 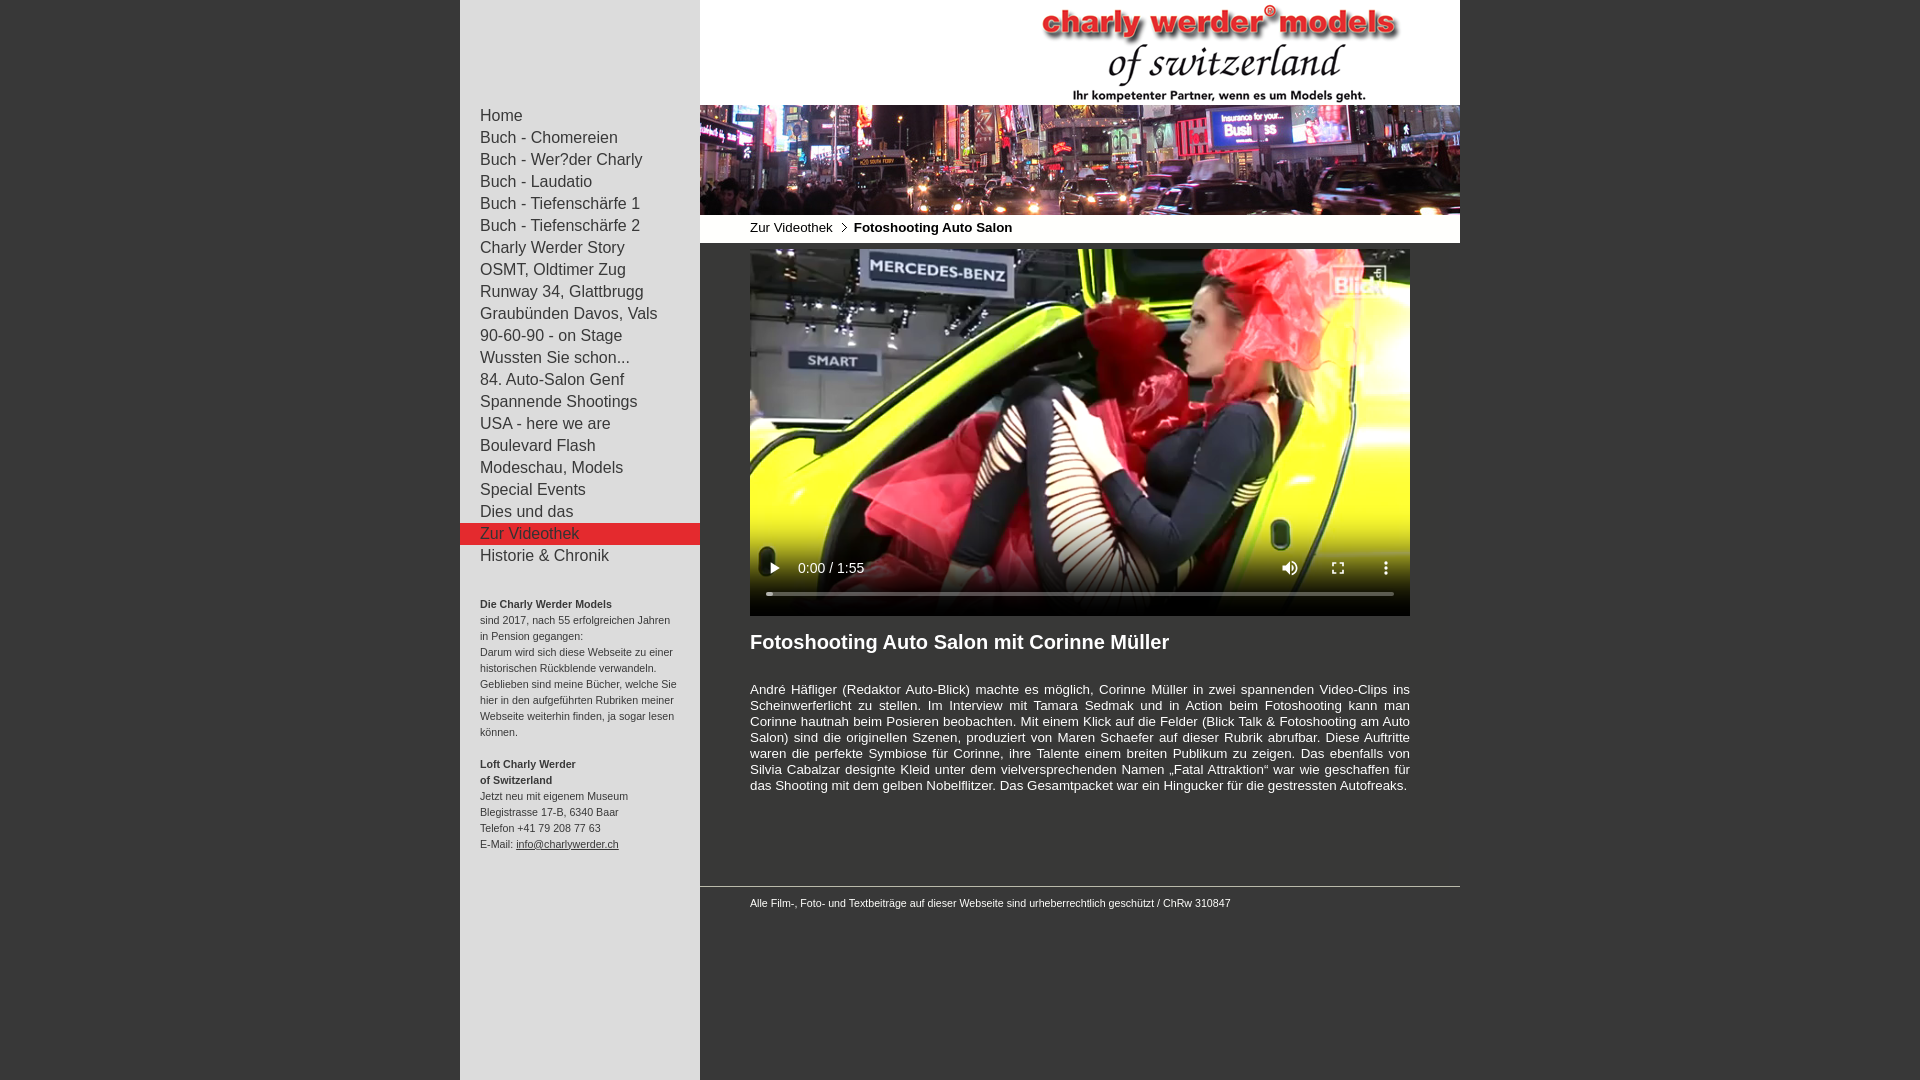 What do you see at coordinates (569, 467) in the screenshot?
I see `'Modeschau, Models'` at bounding box center [569, 467].